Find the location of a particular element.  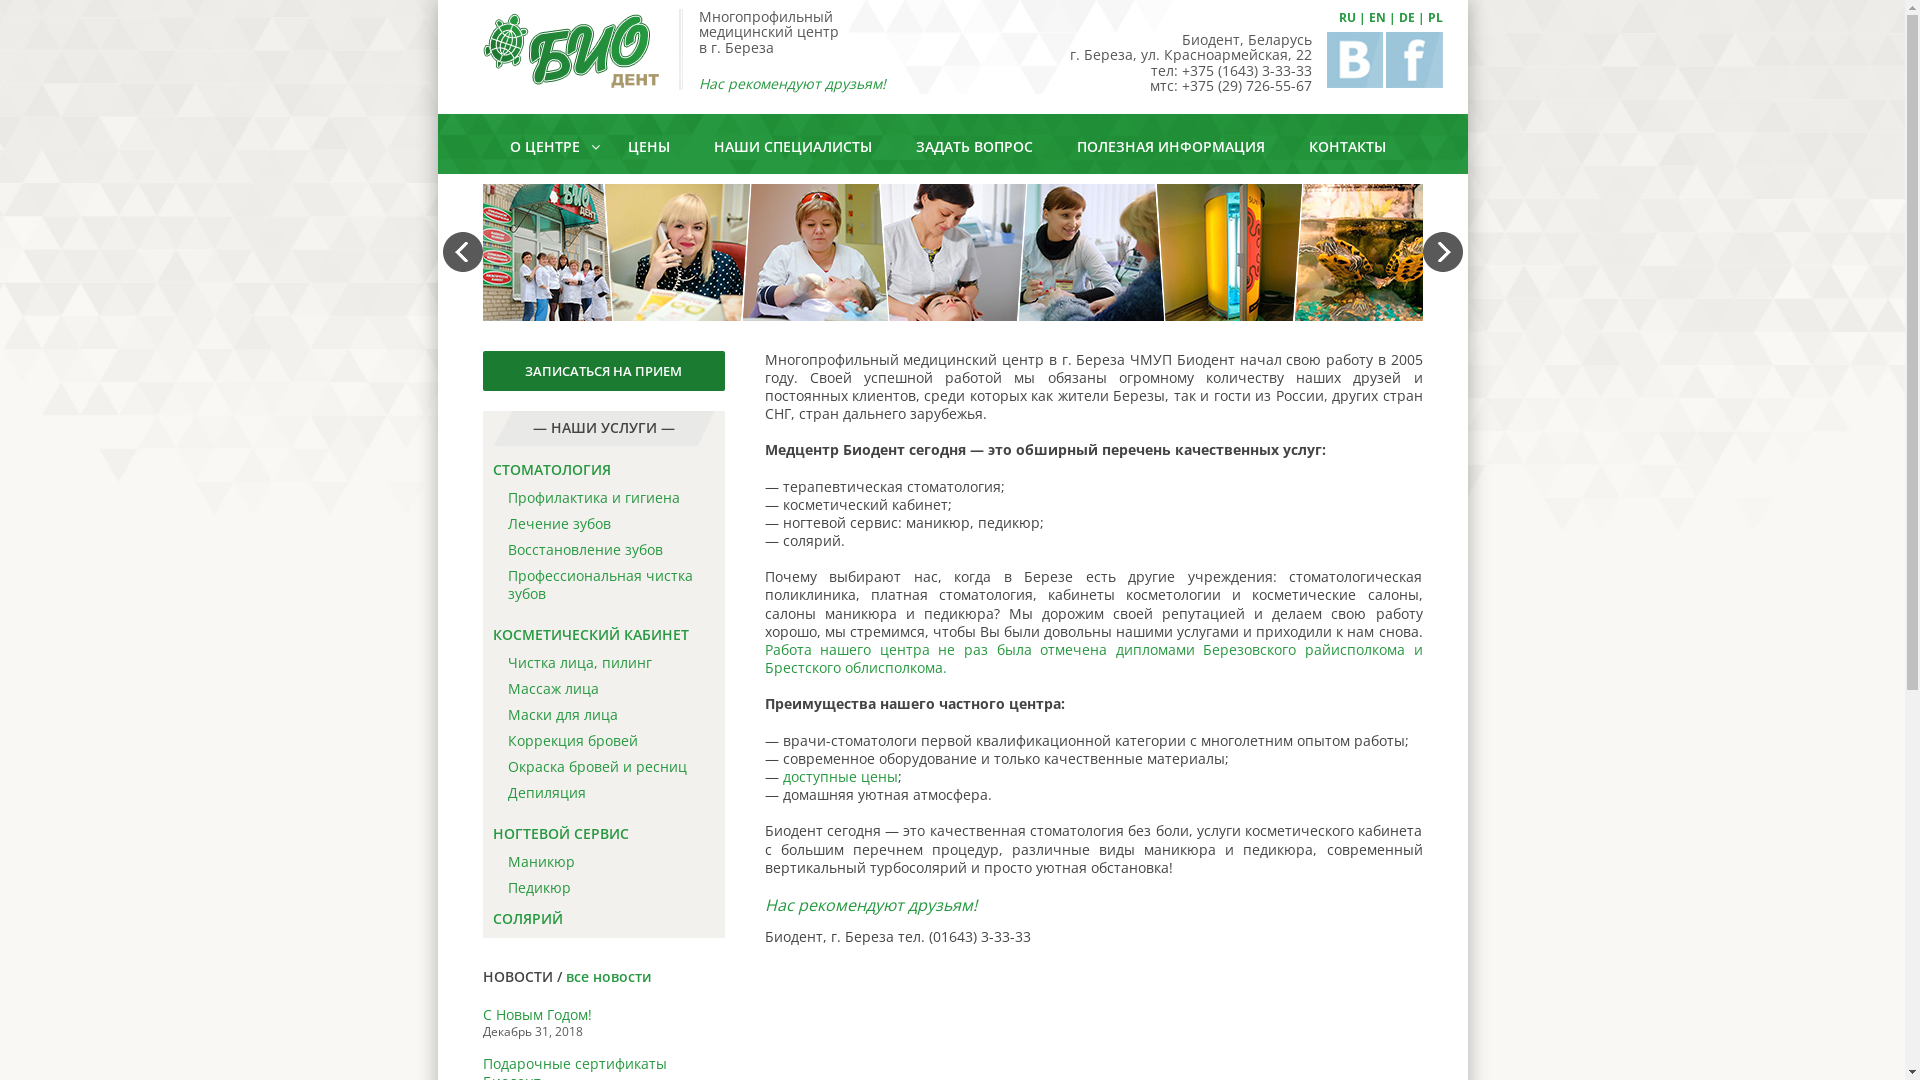

'RU' is located at coordinates (1346, 17).